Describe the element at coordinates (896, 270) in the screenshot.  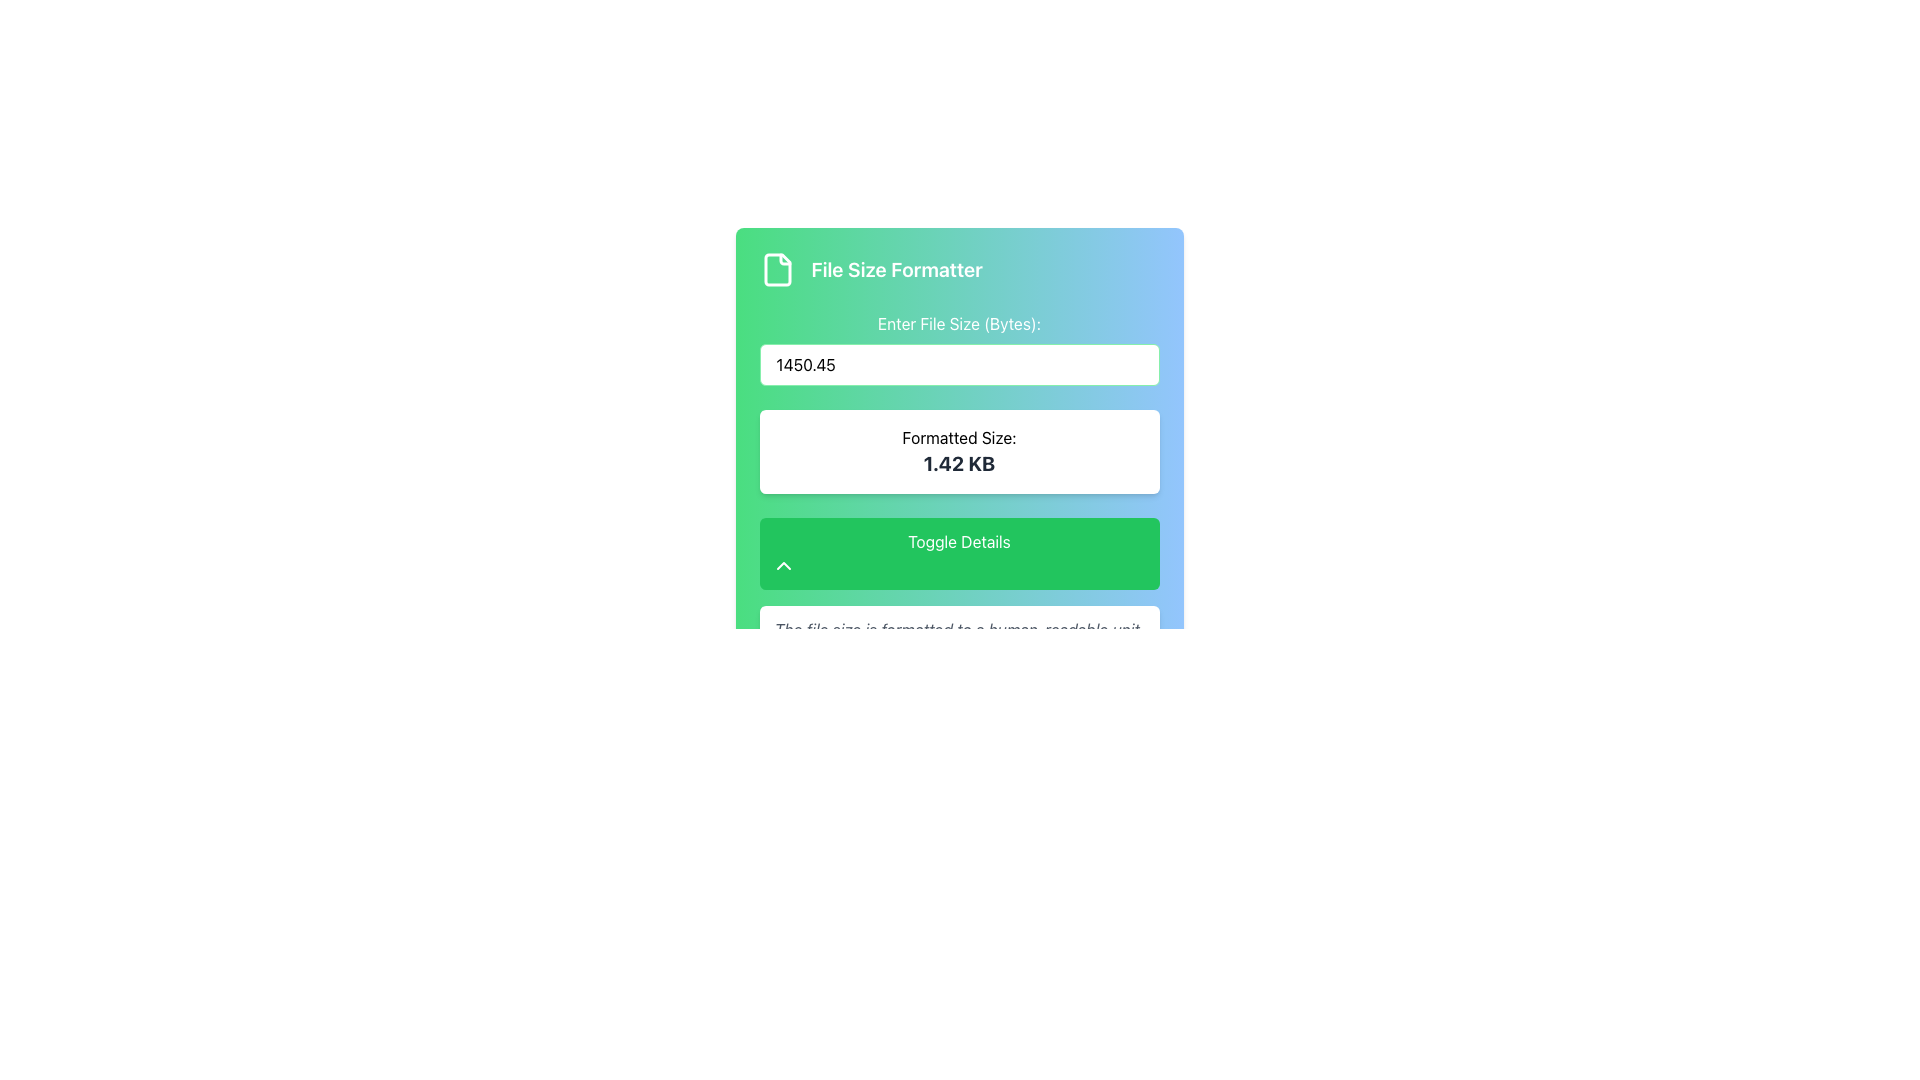
I see `the text label displaying 'File Size Formatter', which is positioned to the right of a file document icon and is styled in a large, bold, white font against a colorful gradient background` at that location.